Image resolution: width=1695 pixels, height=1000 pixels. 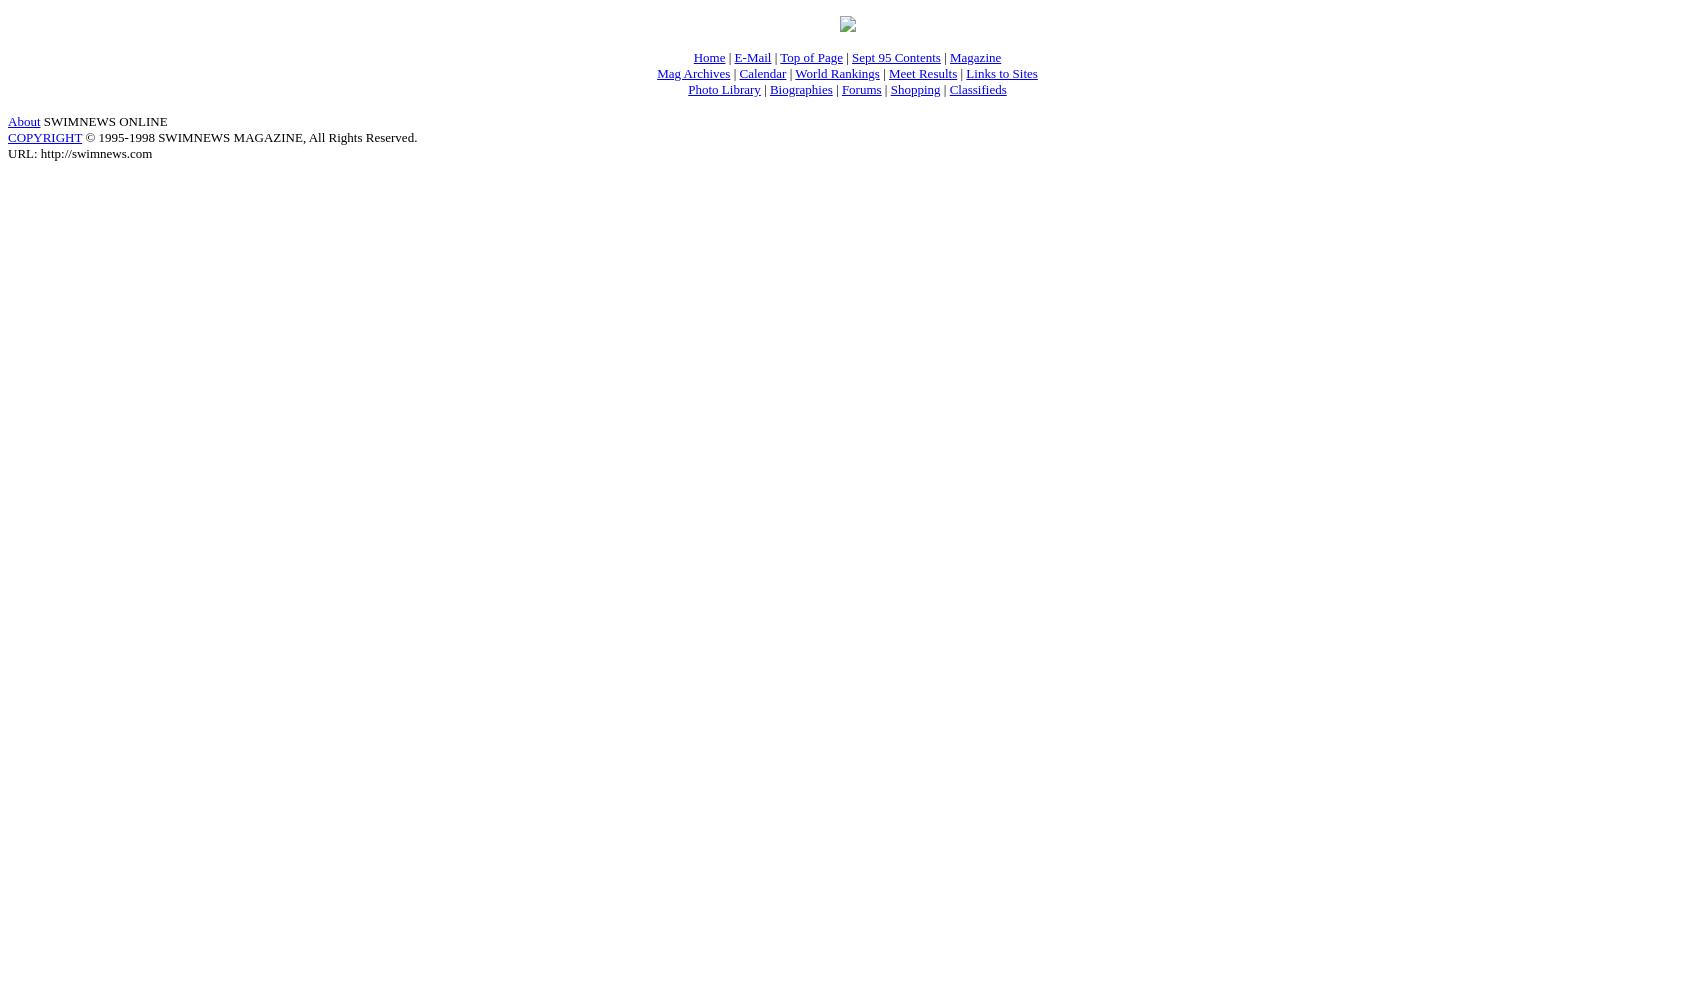 I want to click on 'E-Mail', so click(x=751, y=56).